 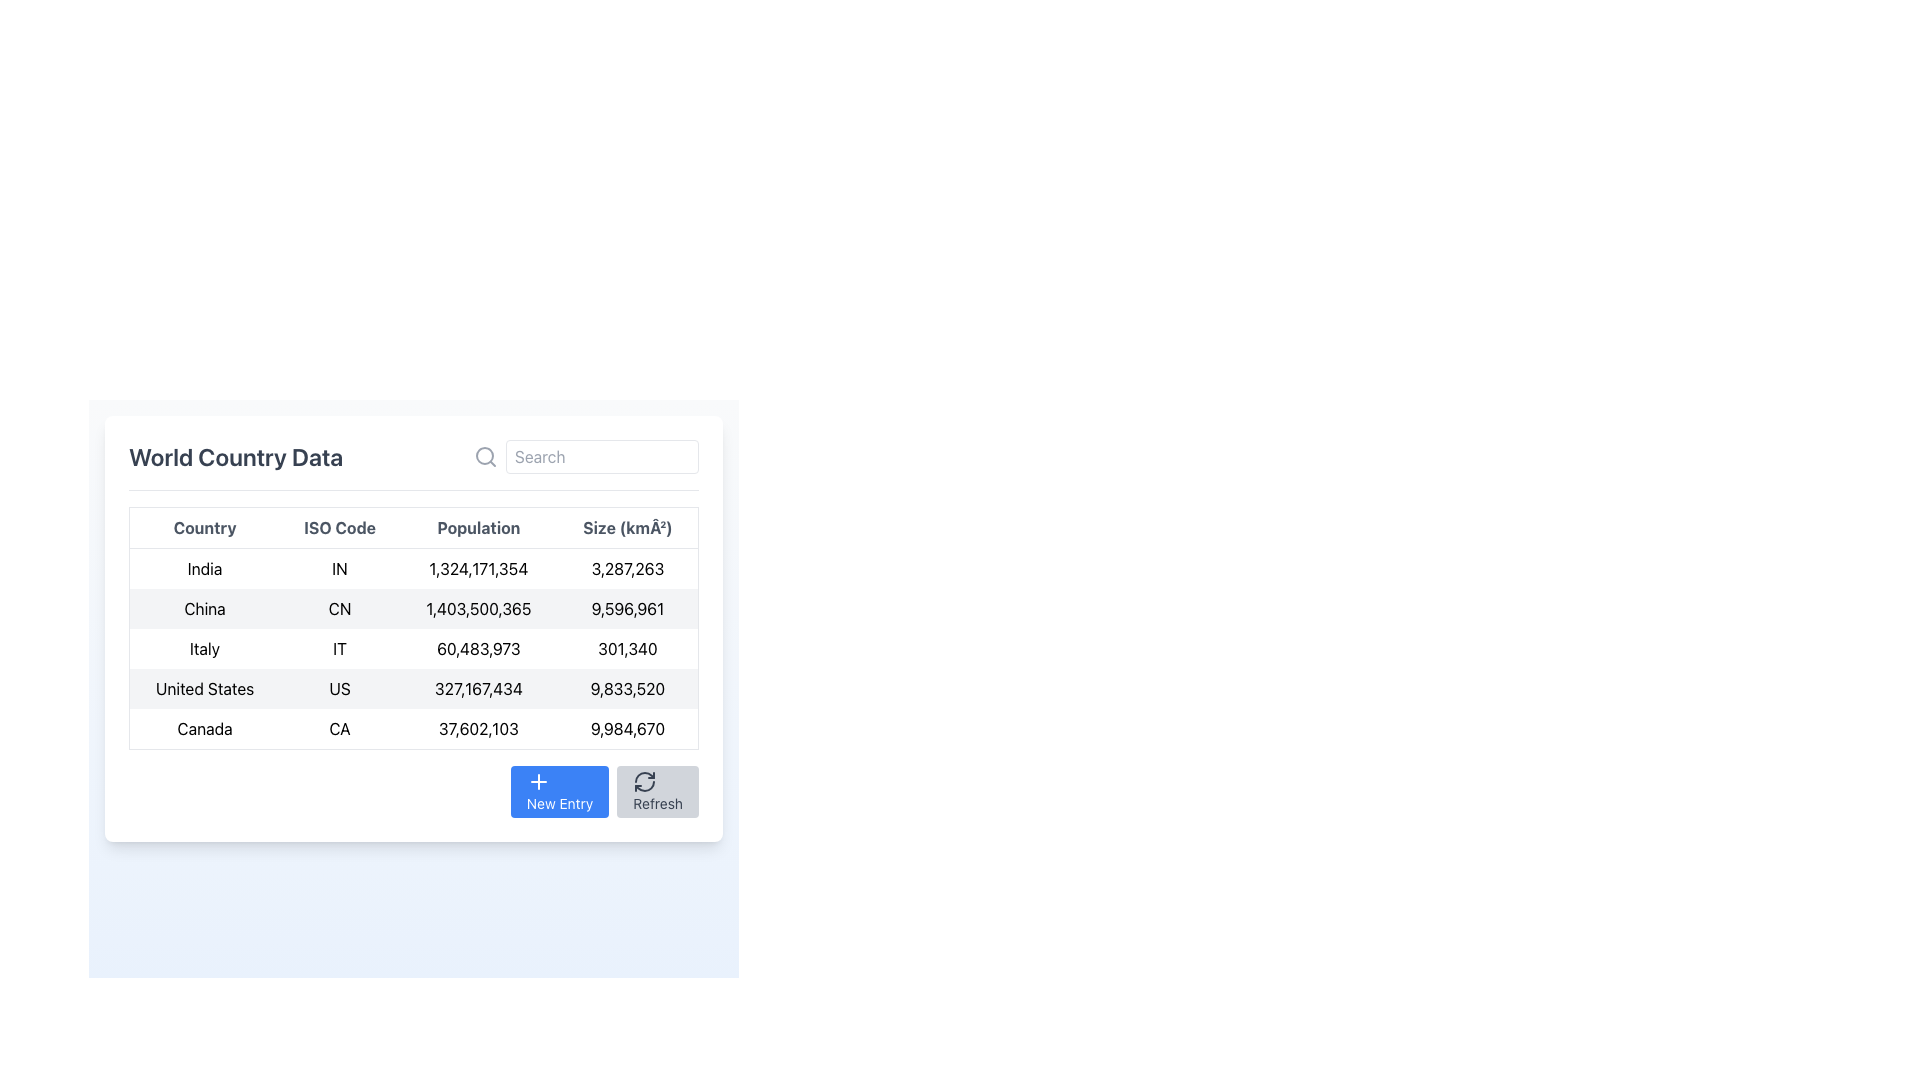 I want to click on the text element containing 'US' which is located in the second column of the row for 'United States' in the table, so click(x=340, y=688).